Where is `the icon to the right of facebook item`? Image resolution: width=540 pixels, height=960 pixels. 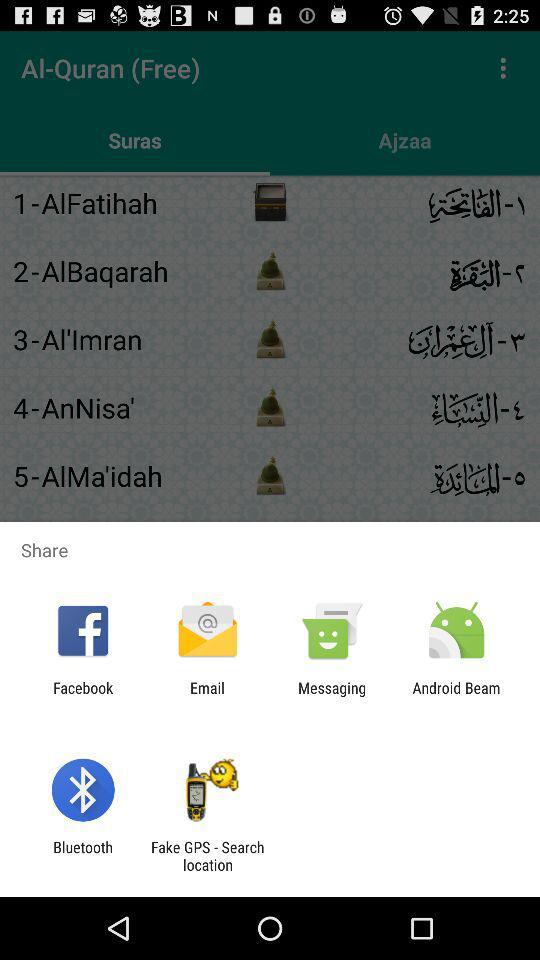
the icon to the right of facebook item is located at coordinates (206, 696).